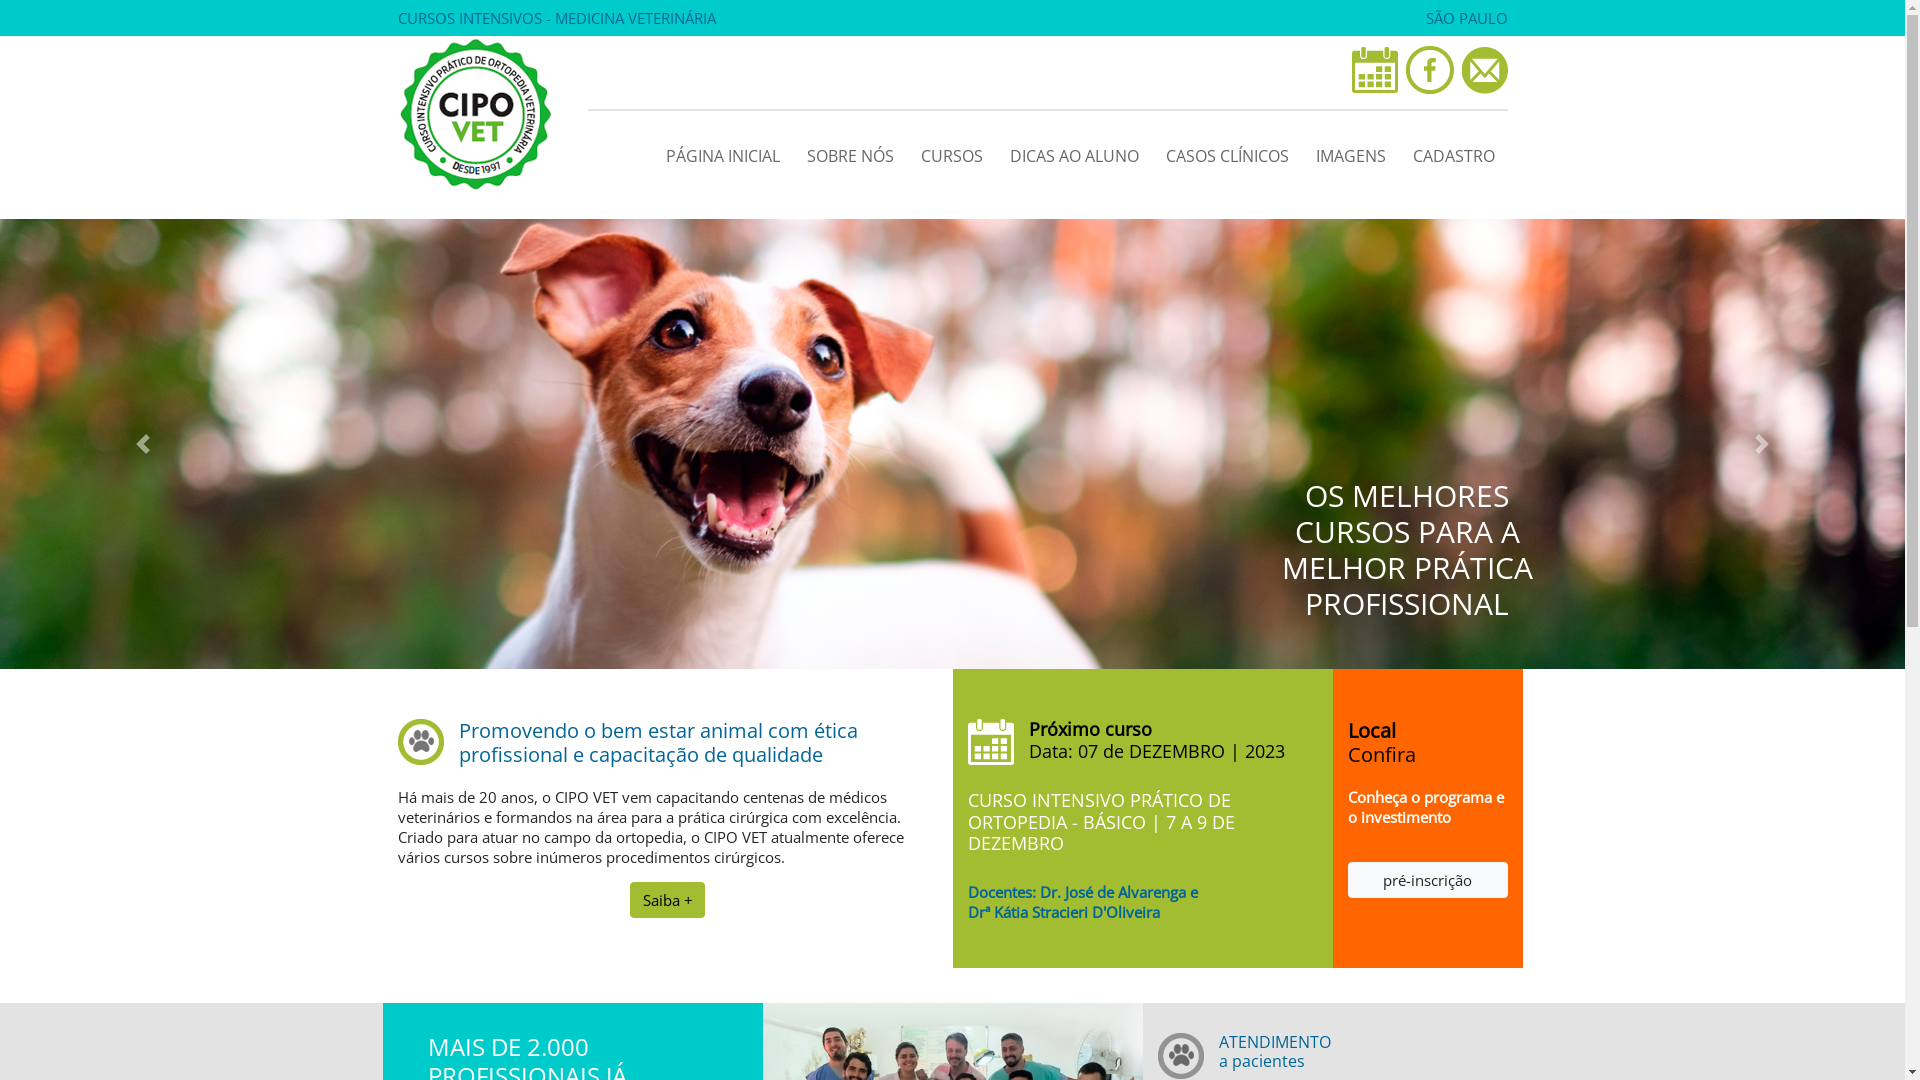  What do you see at coordinates (1349, 150) in the screenshot?
I see `'IMAGENS'` at bounding box center [1349, 150].